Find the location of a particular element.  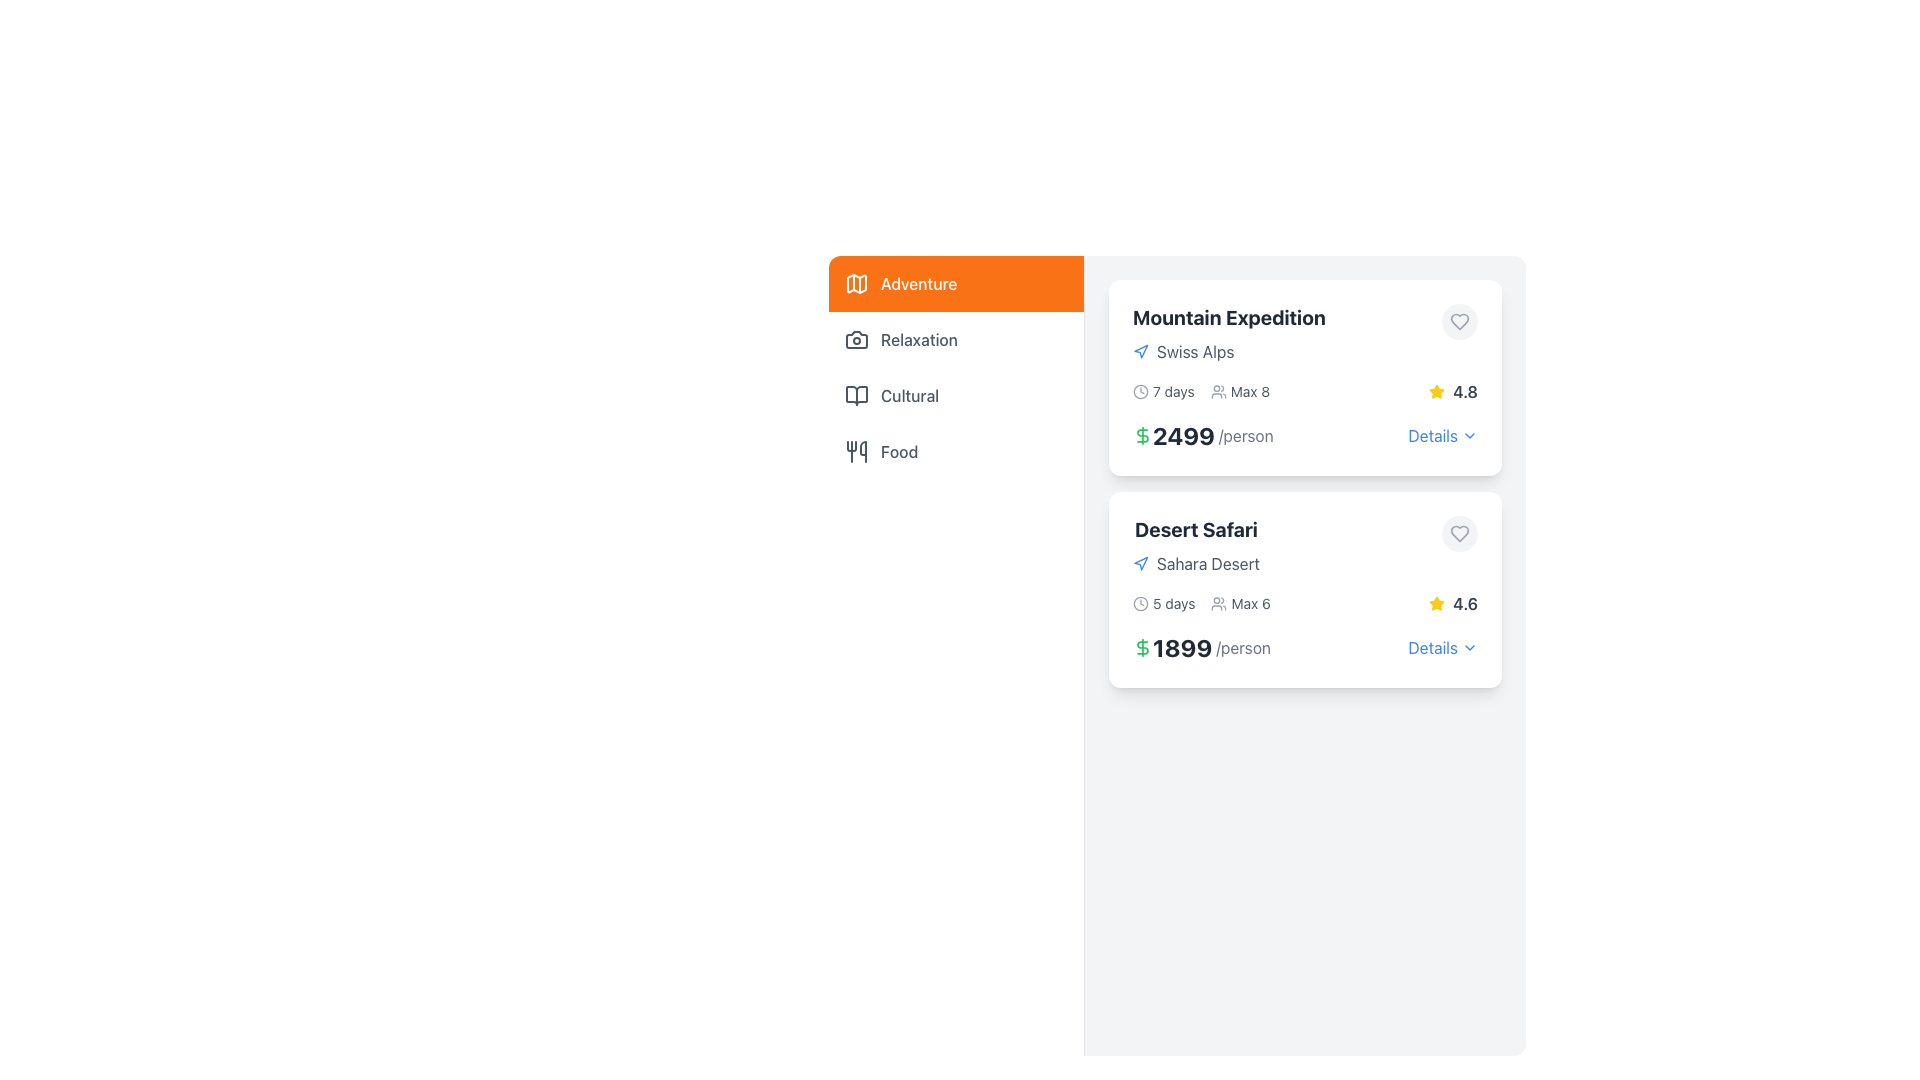

the text label displaying 'Sahara Desert', which is gray in color and part of the 'Desert Safari' section, positioned to the right of a navigation arrow icon is located at coordinates (1207, 563).